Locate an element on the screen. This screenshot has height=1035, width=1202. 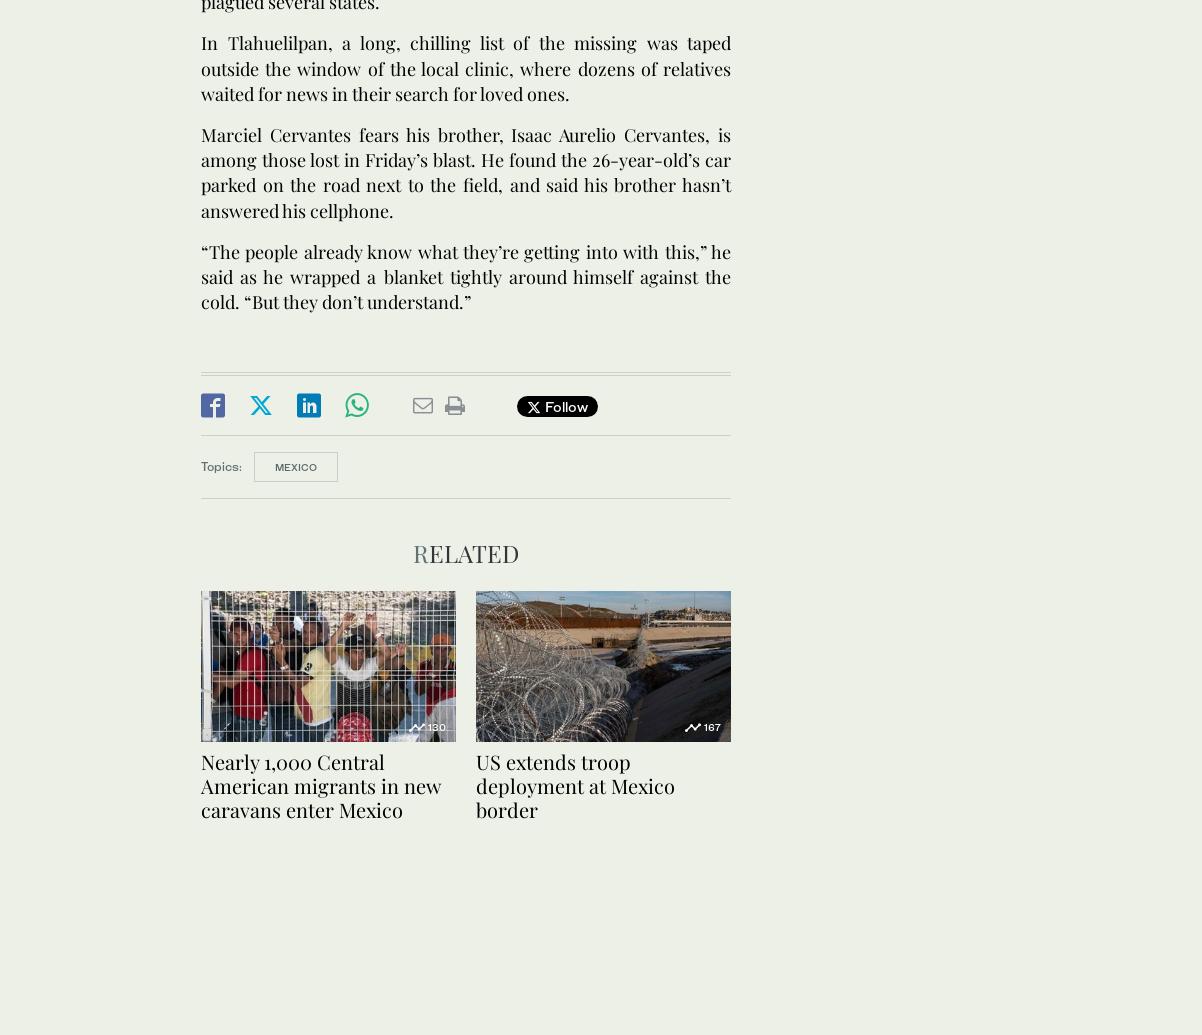
'Follow' is located at coordinates (563, 405).